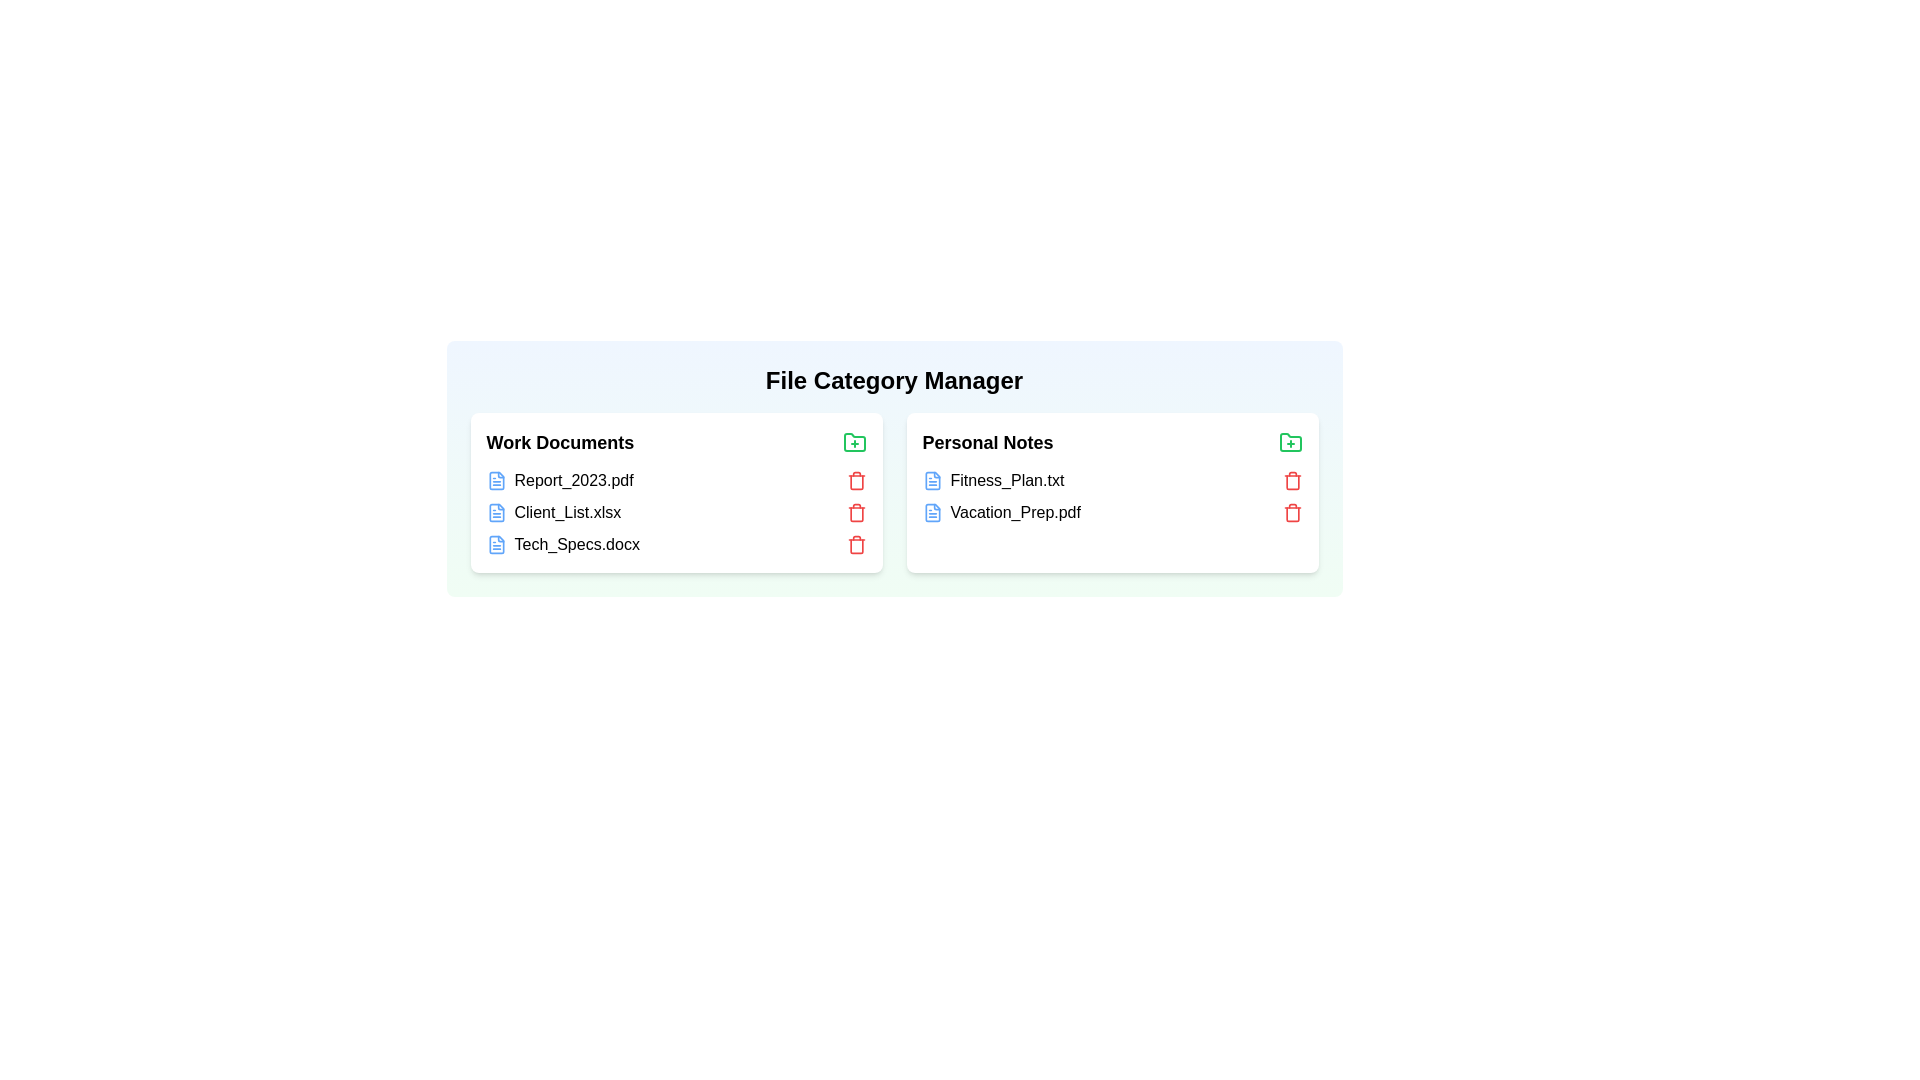  I want to click on the category card labeled 'Personal Notes' to highlight it, so click(1111, 493).